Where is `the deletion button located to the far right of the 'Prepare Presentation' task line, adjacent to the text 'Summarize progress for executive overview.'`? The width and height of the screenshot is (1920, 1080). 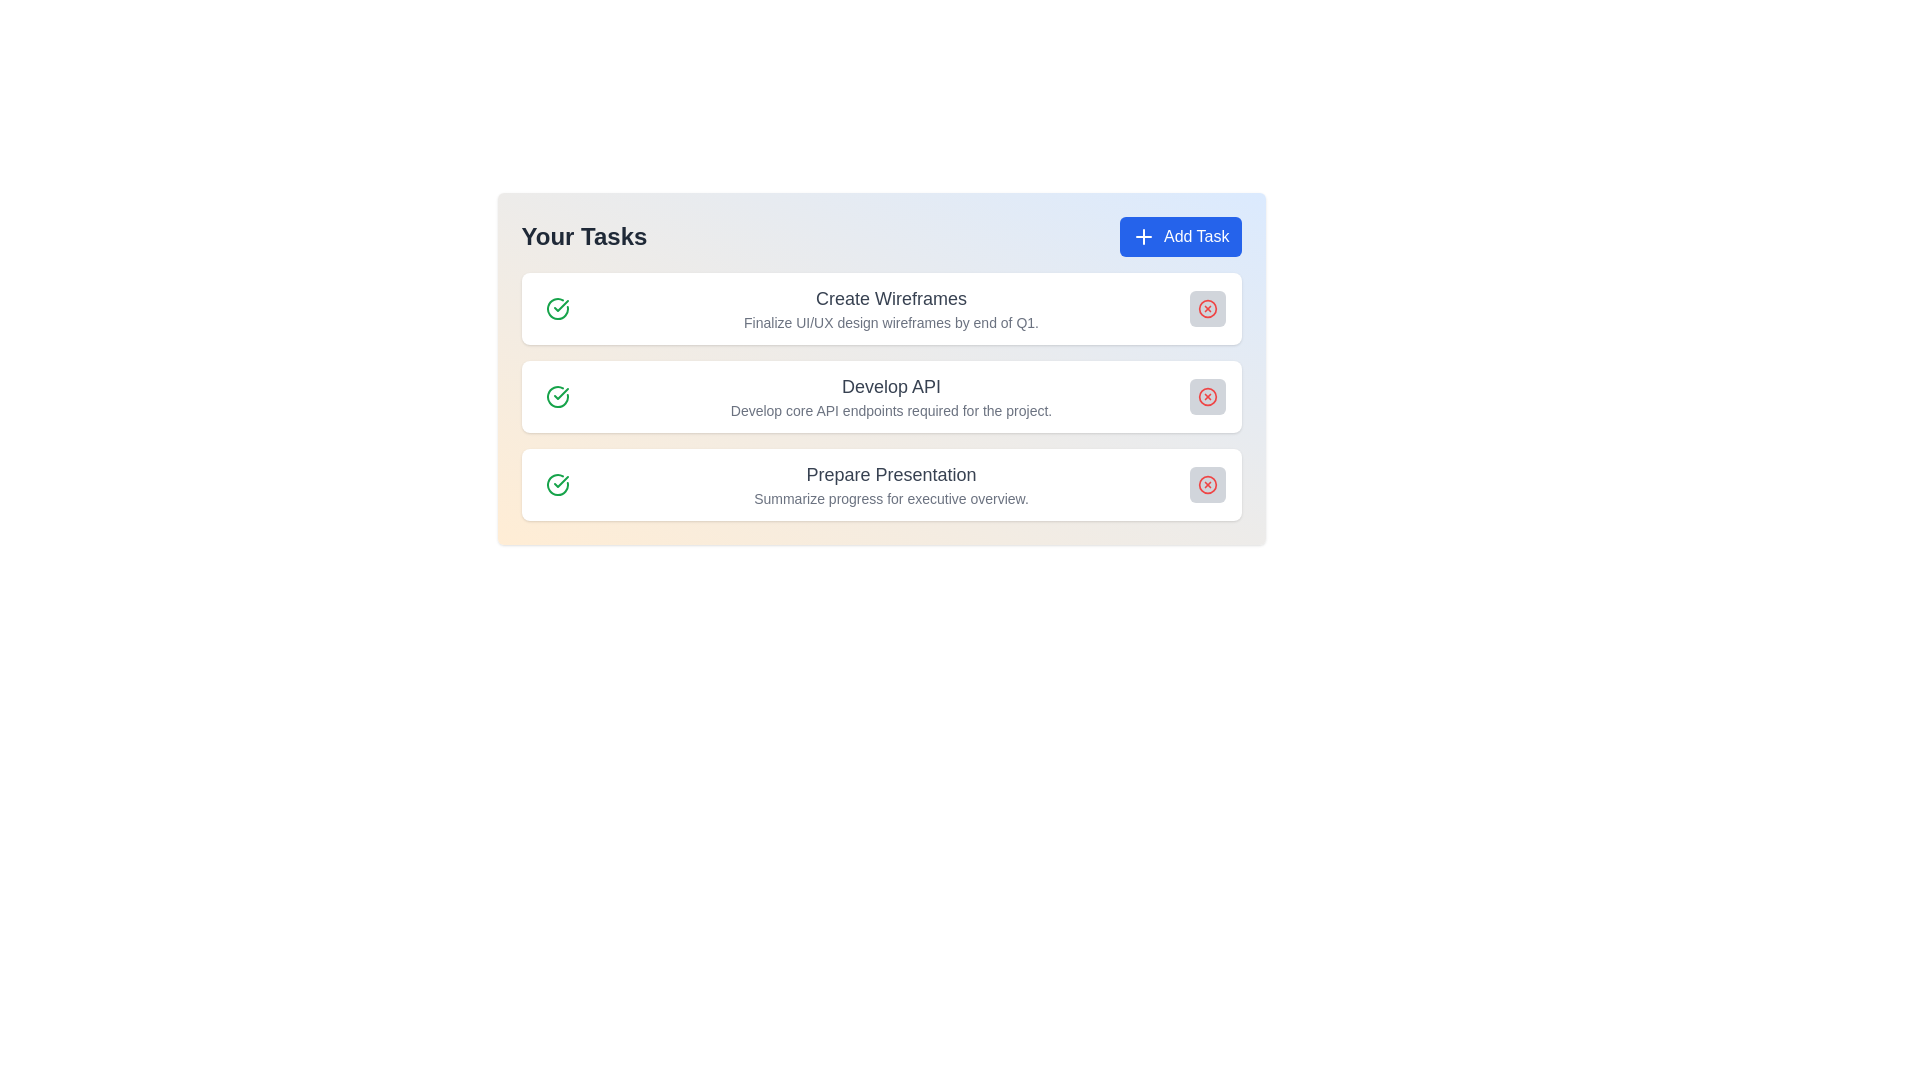 the deletion button located to the far right of the 'Prepare Presentation' task line, adjacent to the text 'Summarize progress for executive overview.' is located at coordinates (1206, 485).